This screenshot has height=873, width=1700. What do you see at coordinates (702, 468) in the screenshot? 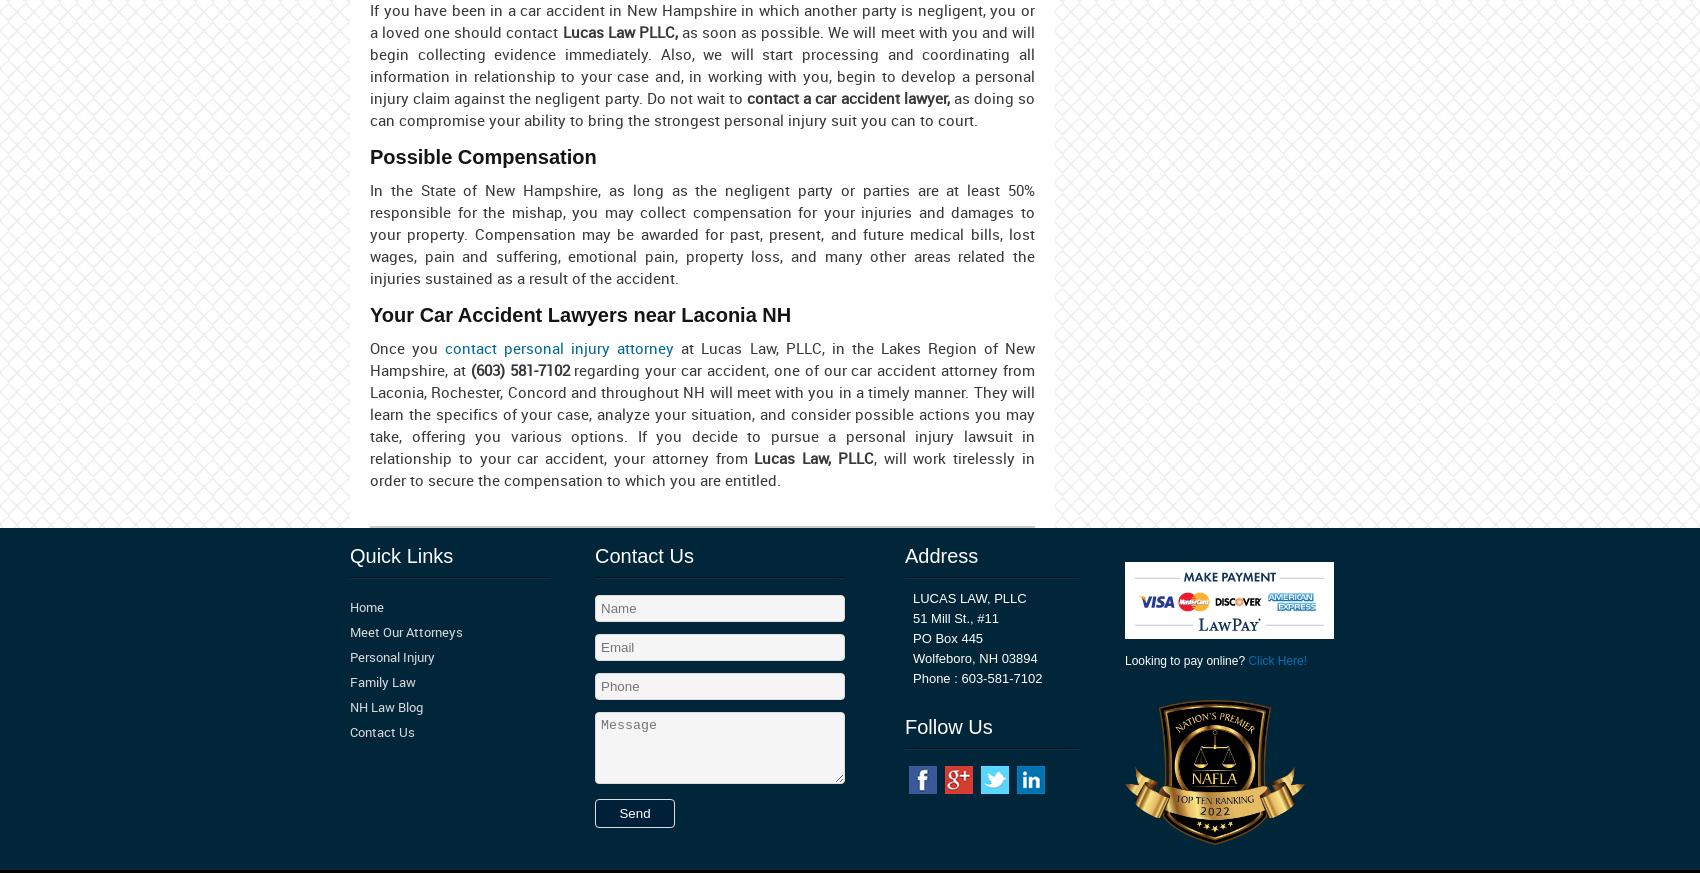
I see `', will work tirelessly in order to secure the compensation to which you are entitled.'` at bounding box center [702, 468].